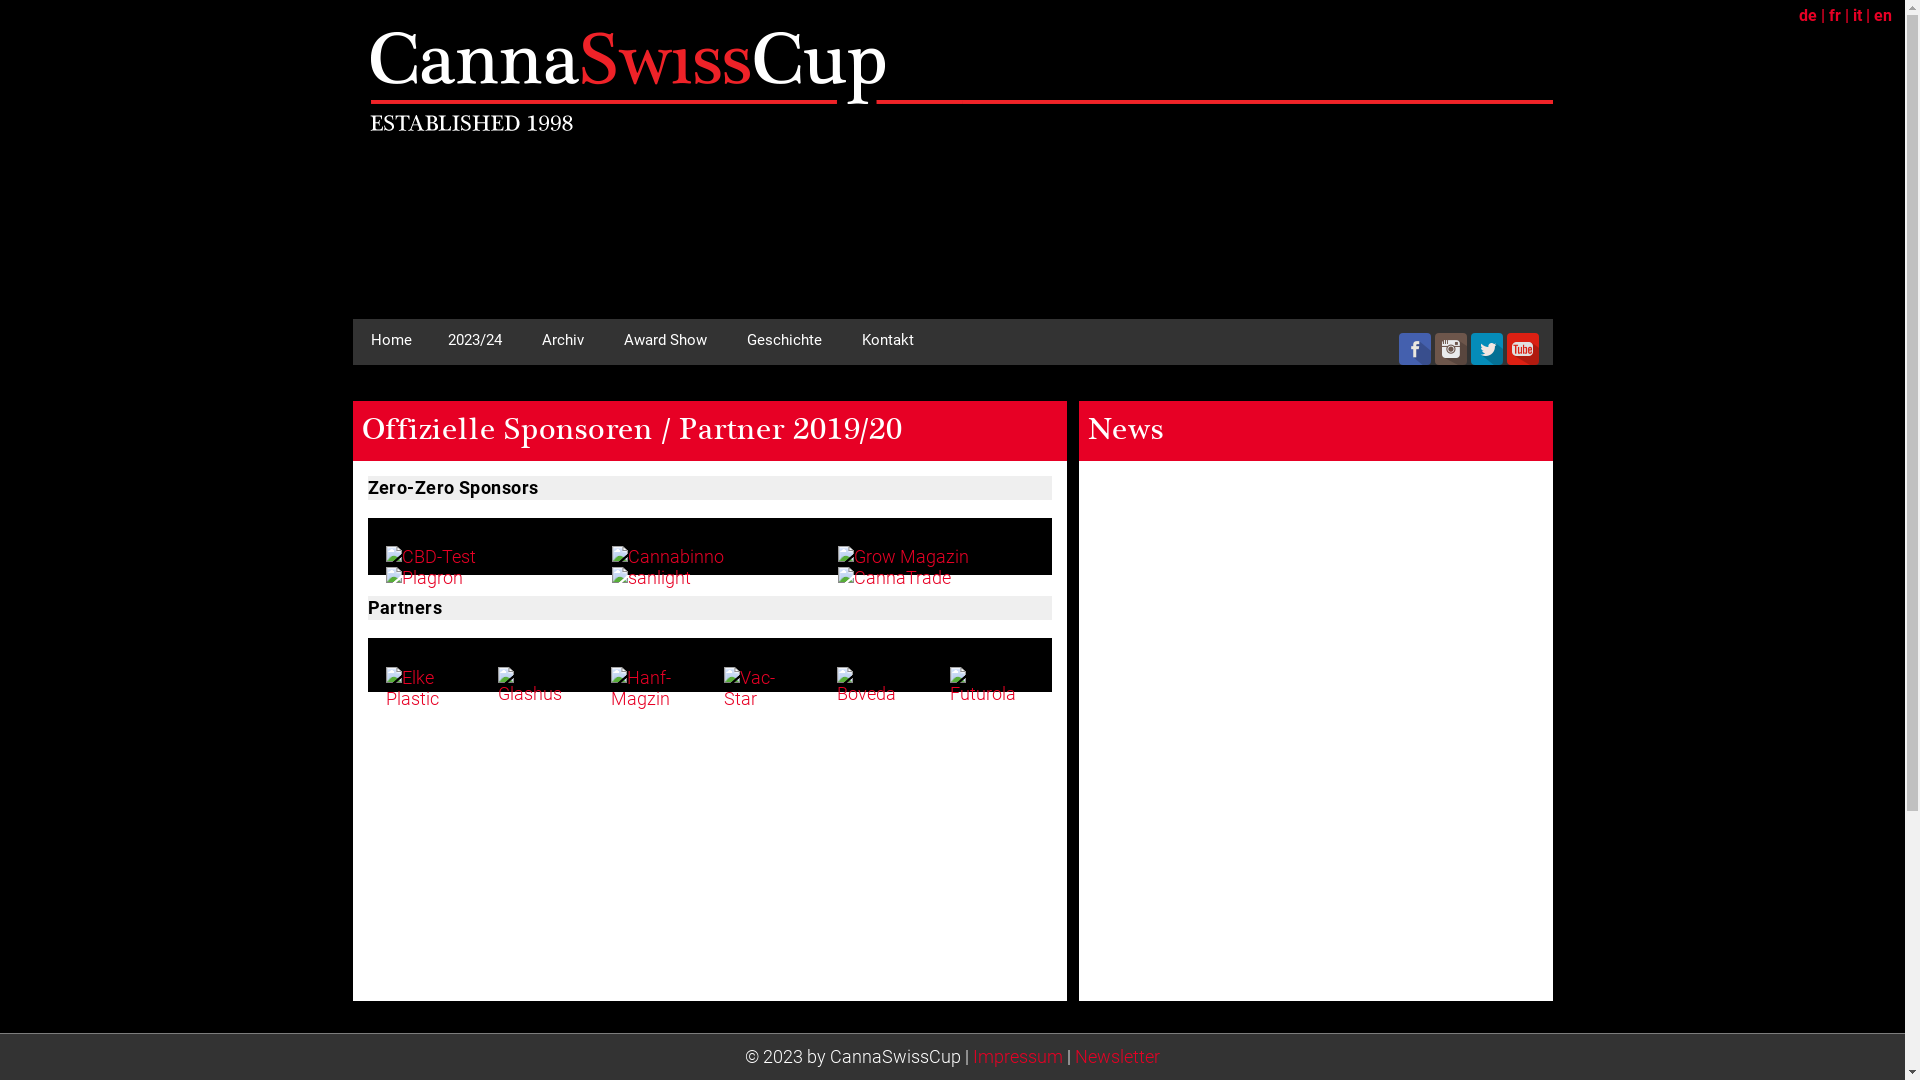  I want to click on 'Vac-Star', so click(759, 686).